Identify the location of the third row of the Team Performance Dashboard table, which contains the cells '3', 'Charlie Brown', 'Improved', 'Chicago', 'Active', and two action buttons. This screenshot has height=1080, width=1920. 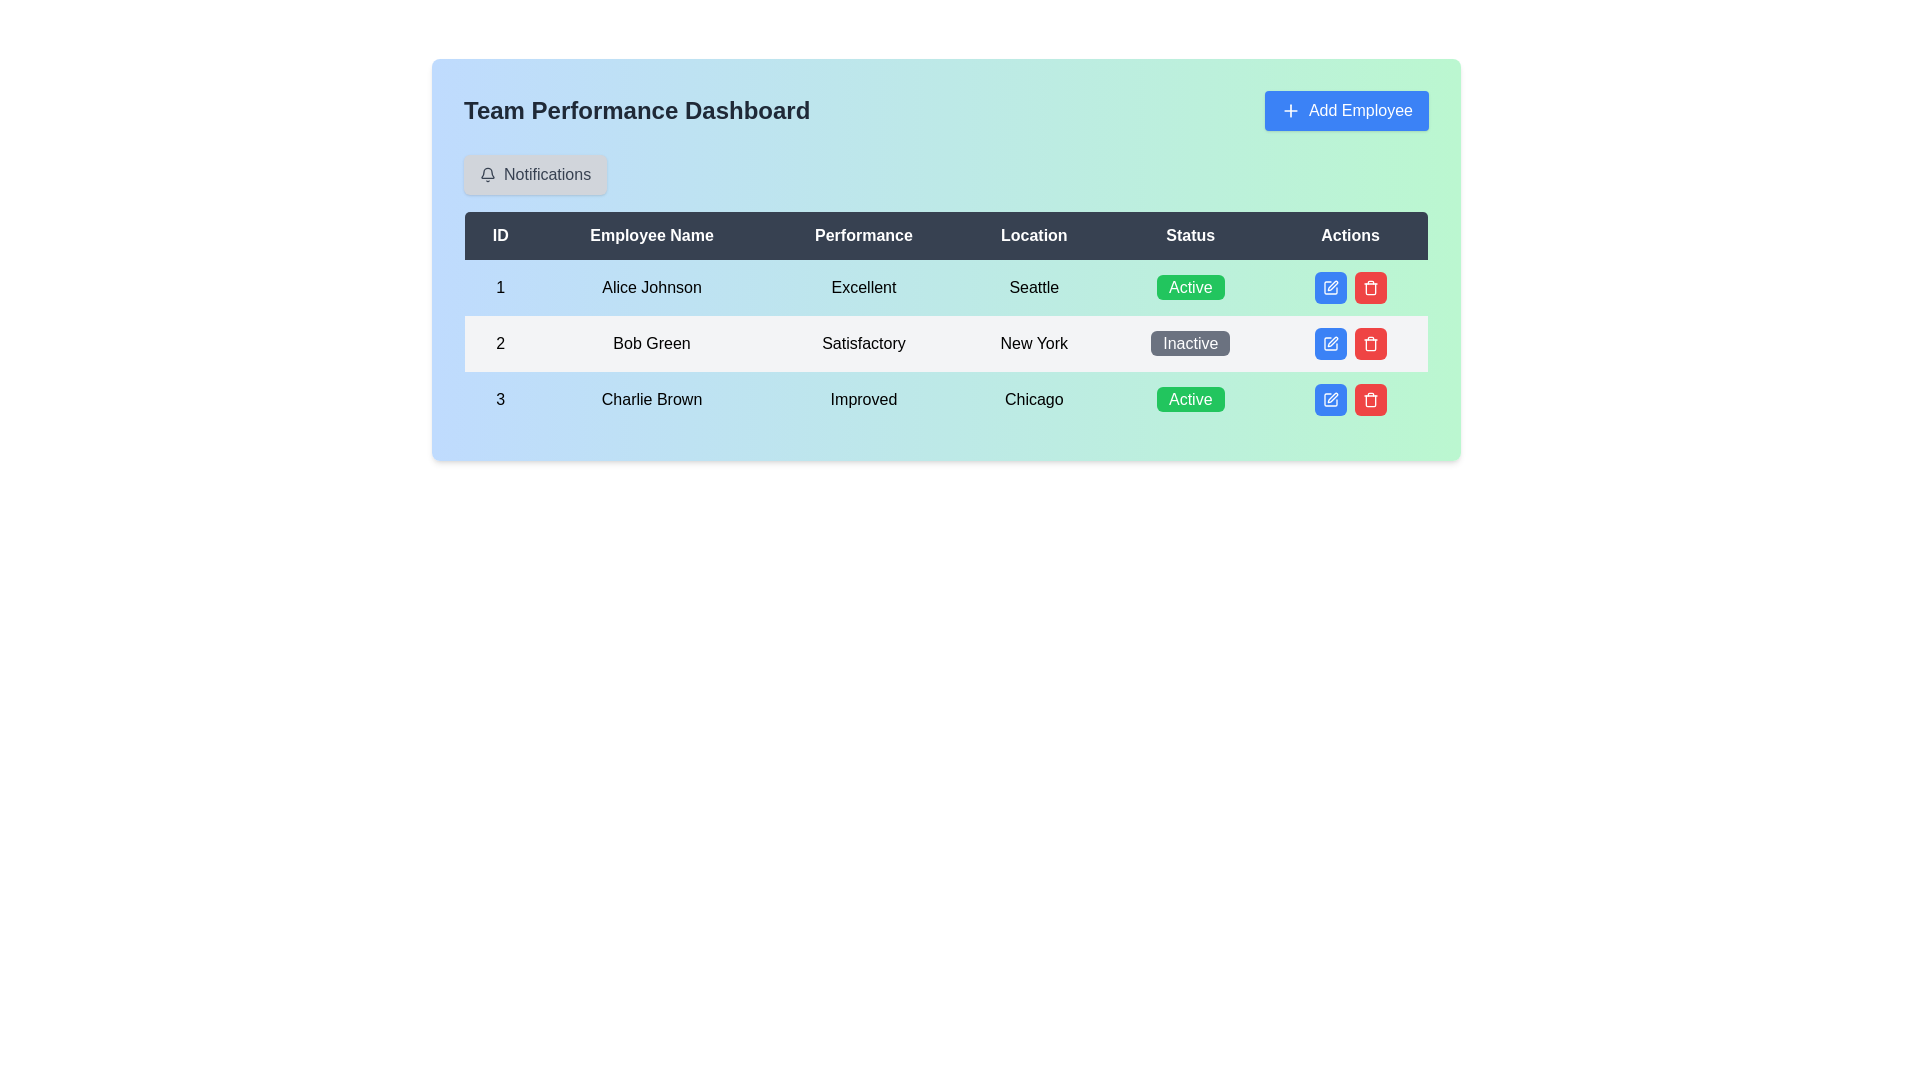
(945, 400).